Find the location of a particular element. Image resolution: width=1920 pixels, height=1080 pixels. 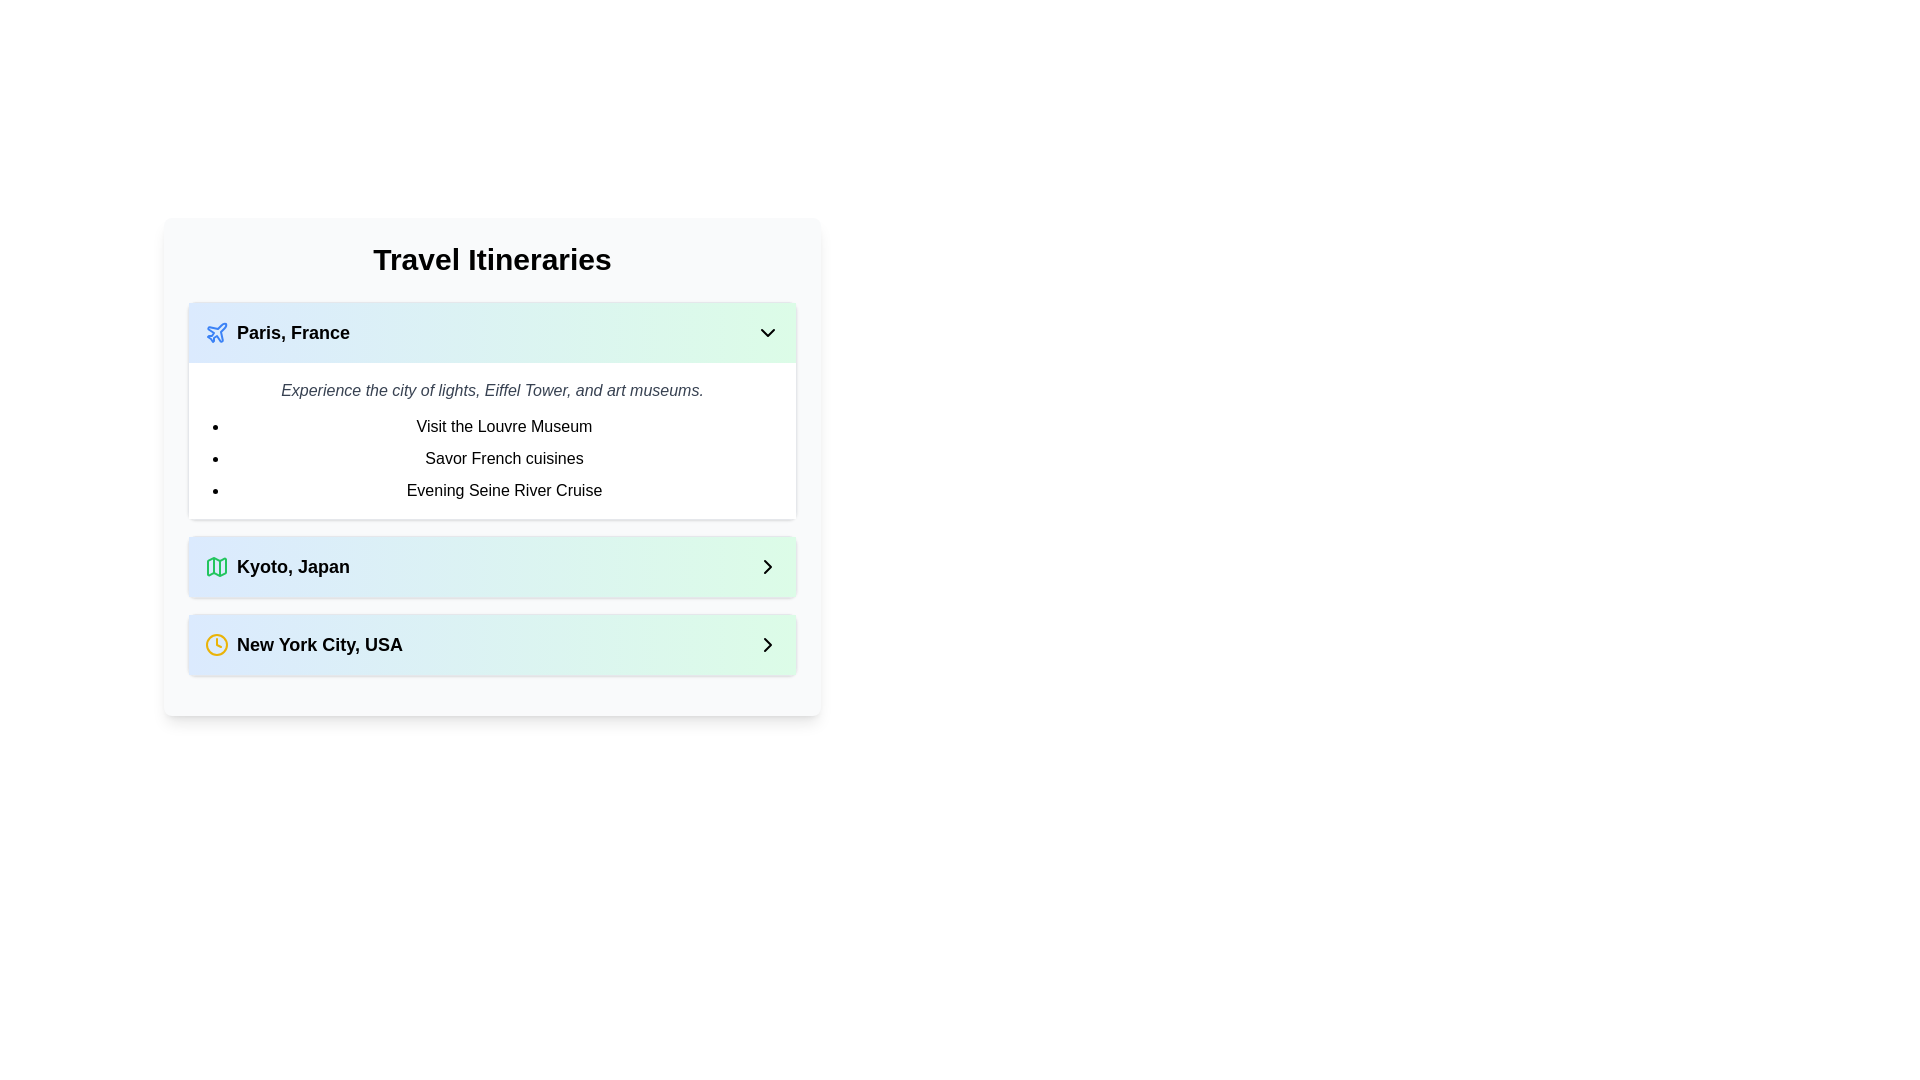

the chevron-down indicator on the far right end of the 'Paris, France' bar is located at coordinates (767, 331).